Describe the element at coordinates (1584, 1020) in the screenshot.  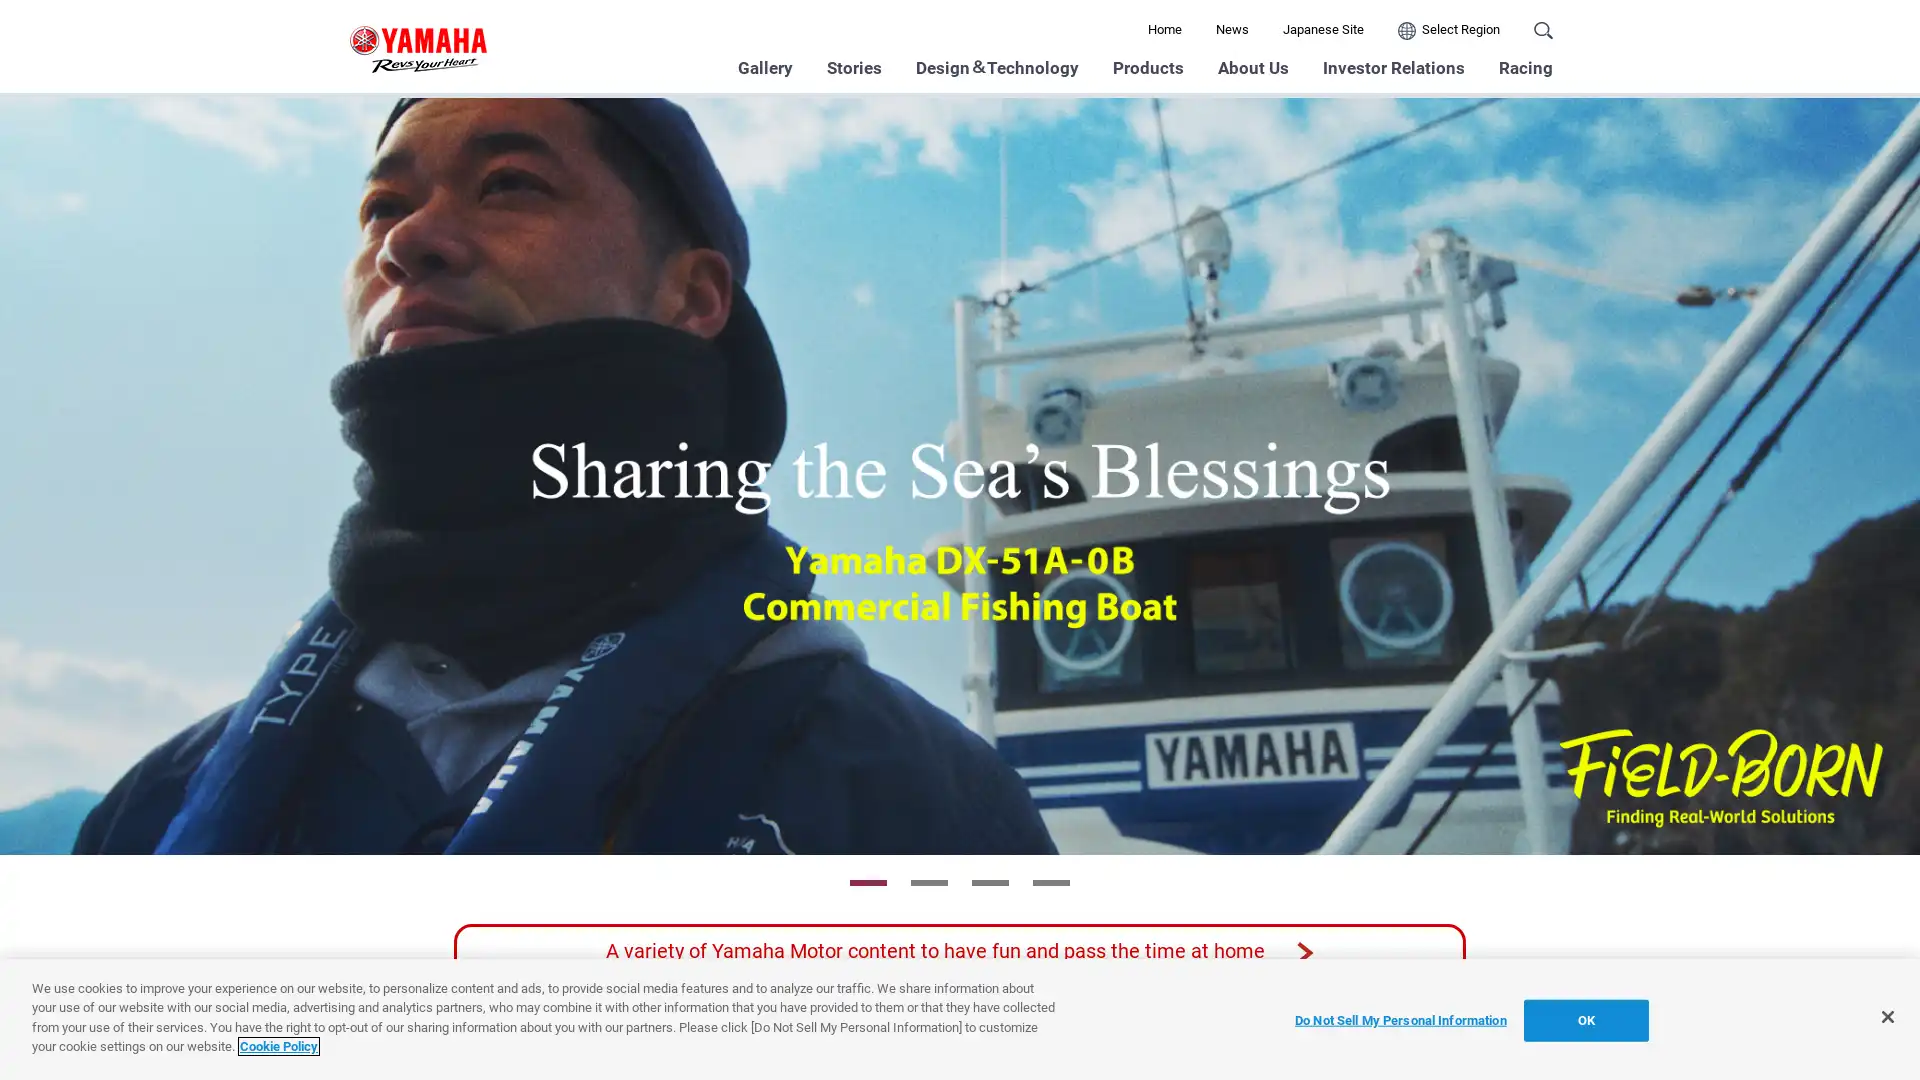
I see `OK` at that location.